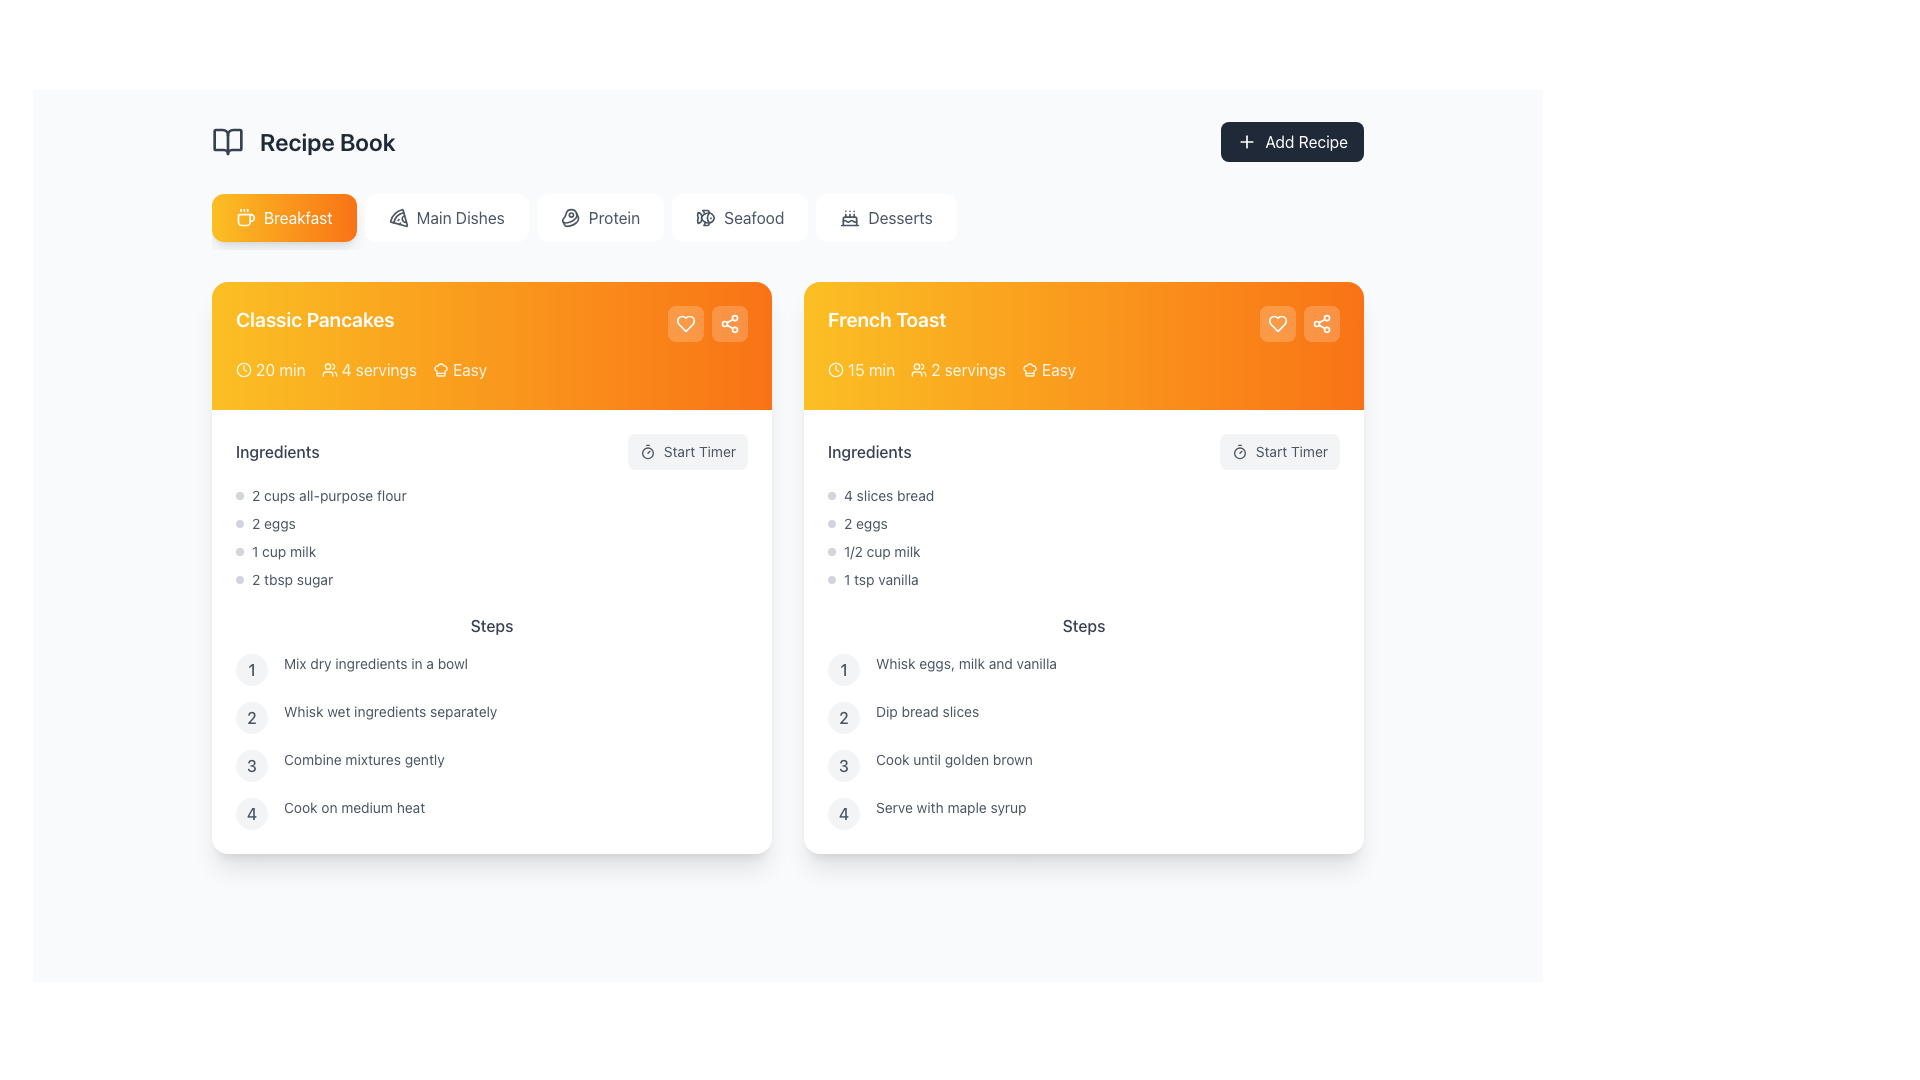  Describe the element at coordinates (445, 218) in the screenshot. I see `the 'Main Dishes' button, which is the second item in the horizontal list of buttons at the top-center of the interface, positioned between the 'Breakfast' and 'Protein' buttons` at that location.